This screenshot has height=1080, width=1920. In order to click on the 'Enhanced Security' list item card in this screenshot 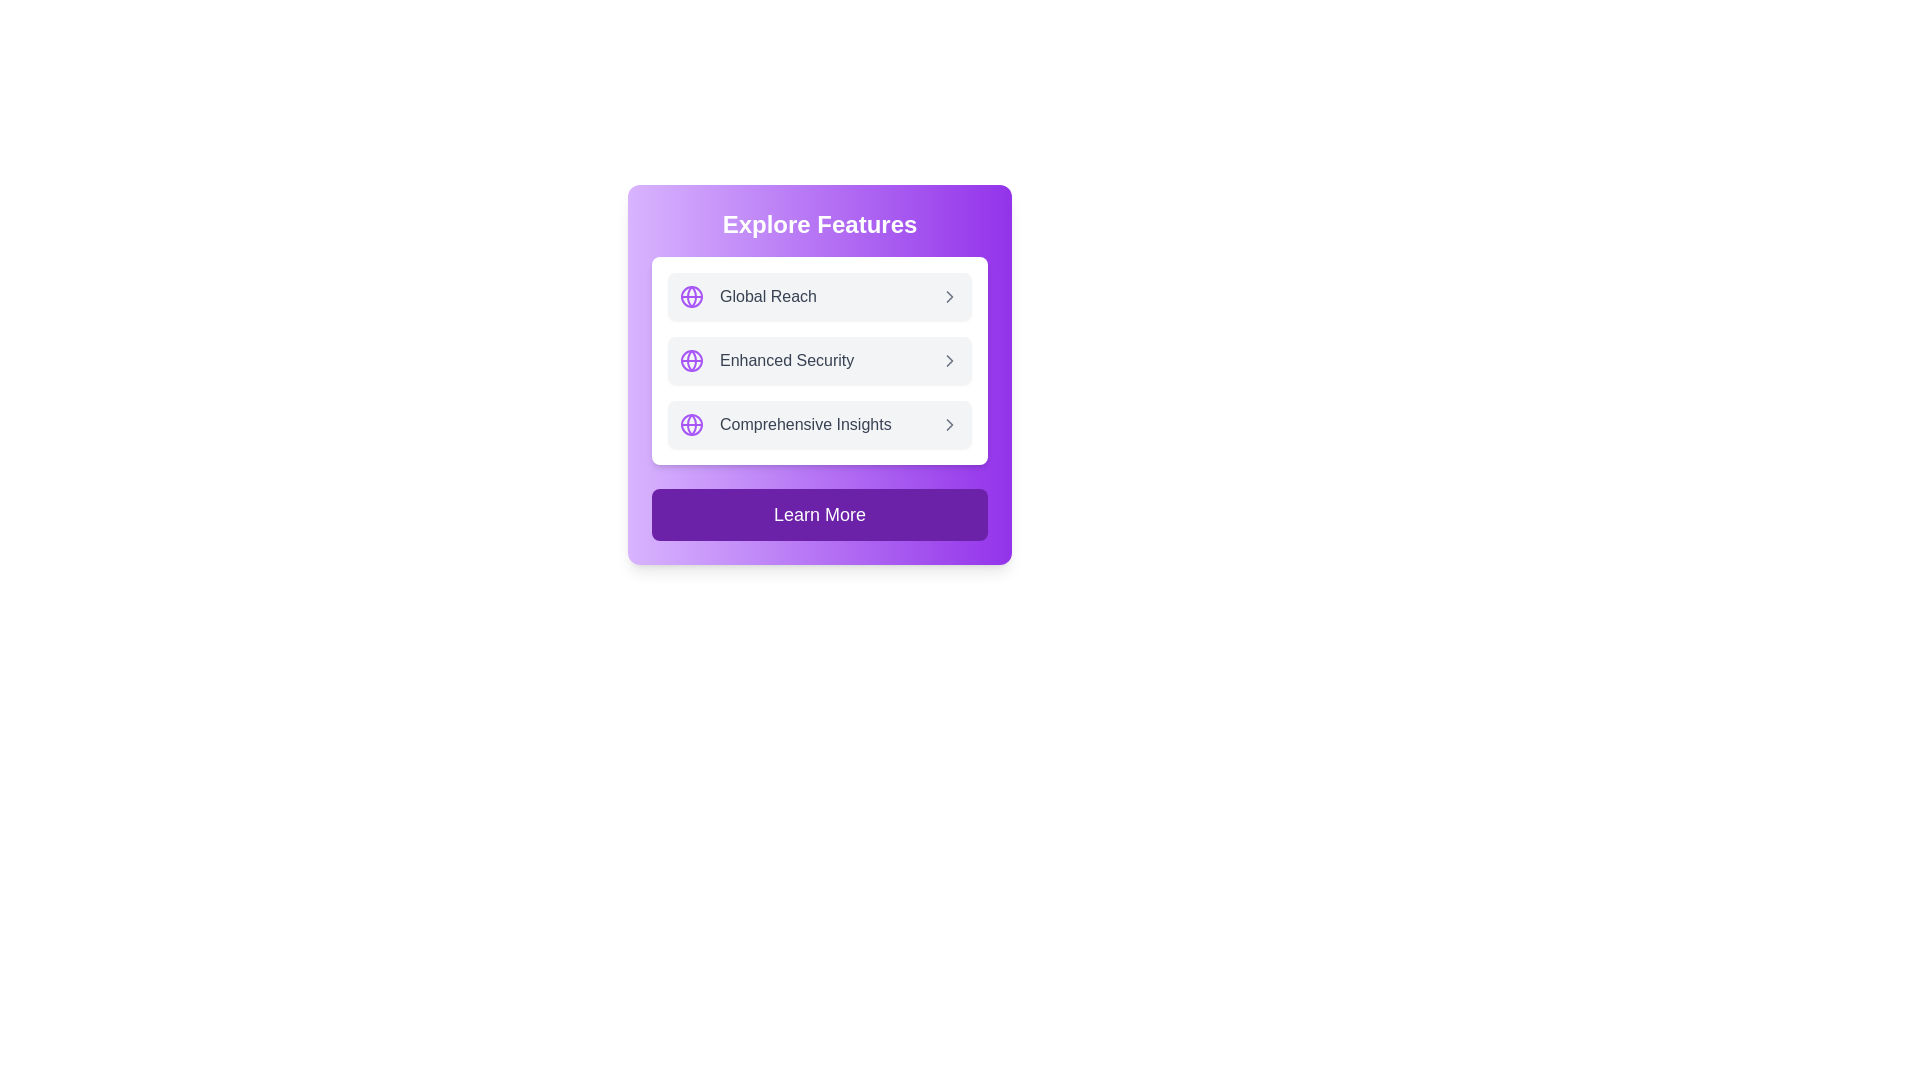, I will do `click(820, 374)`.